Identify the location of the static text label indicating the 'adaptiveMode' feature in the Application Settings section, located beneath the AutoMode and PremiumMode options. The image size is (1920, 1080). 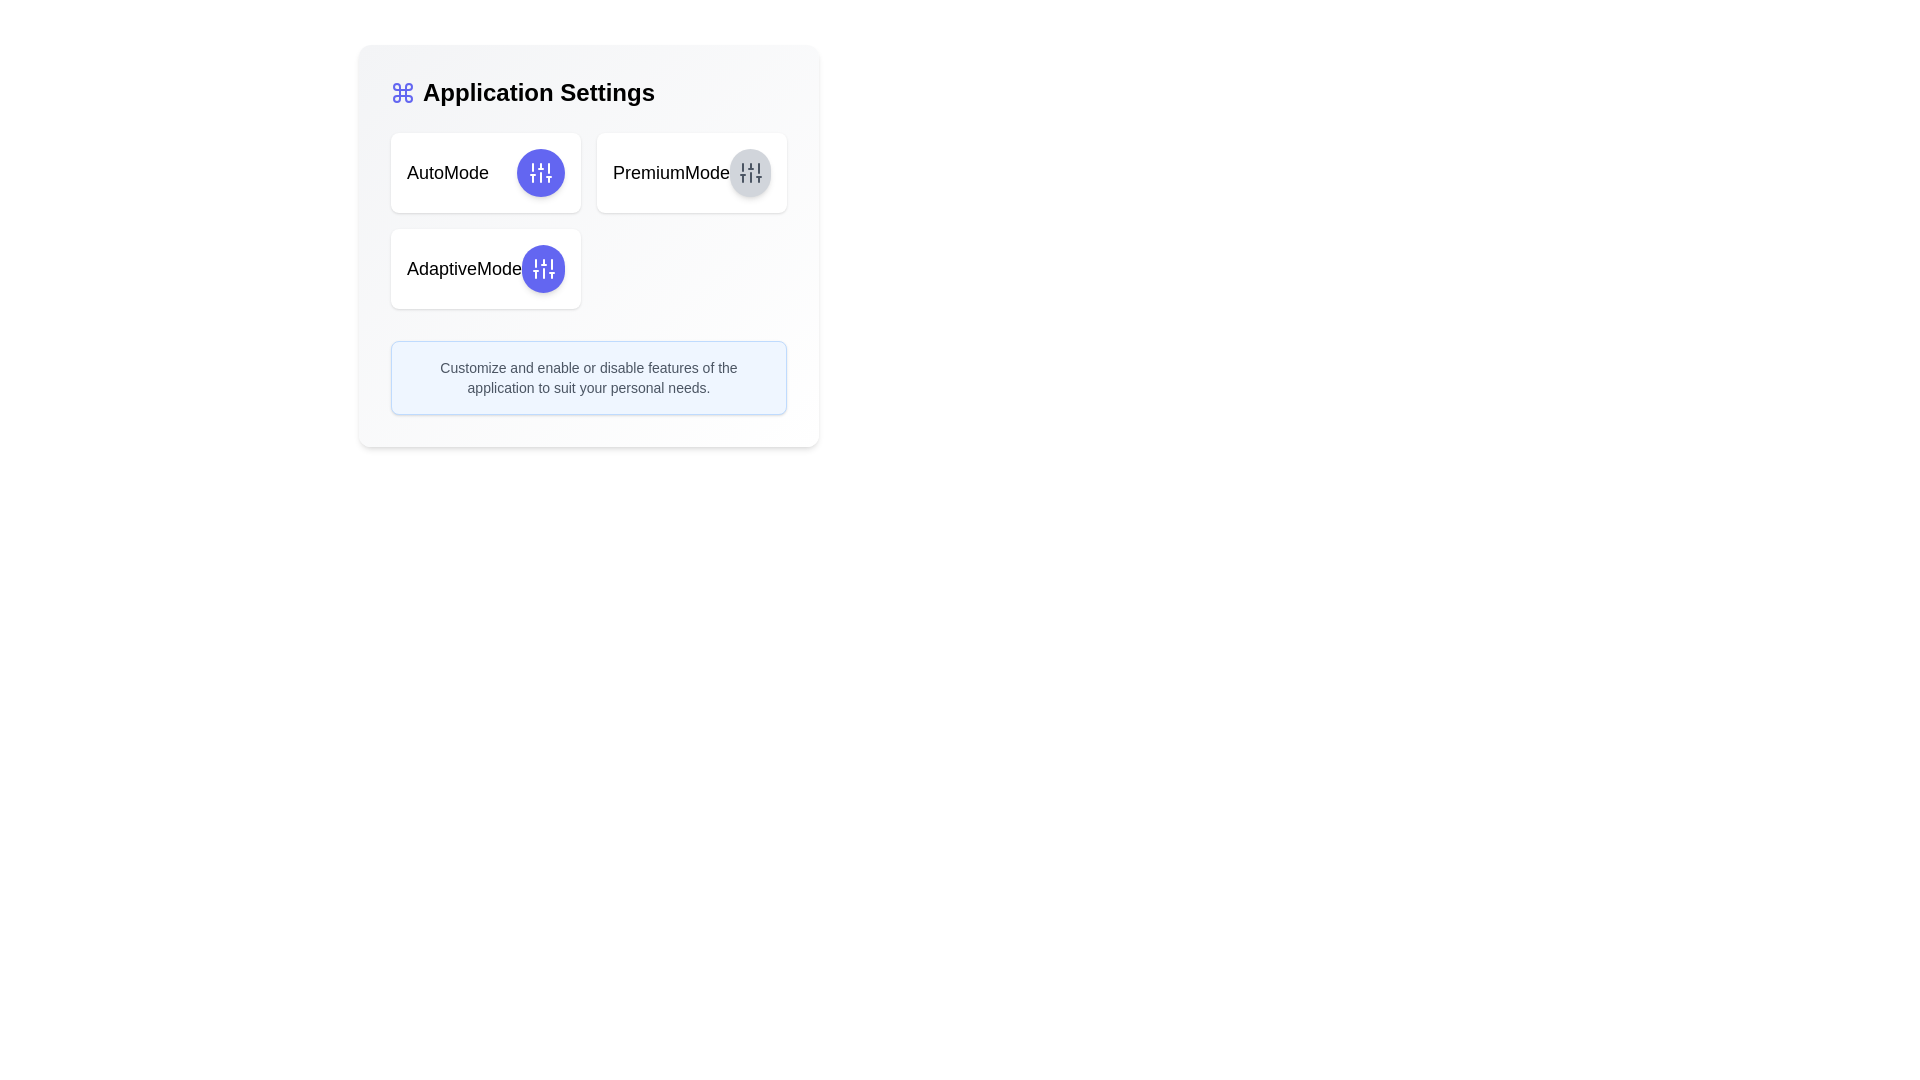
(463, 268).